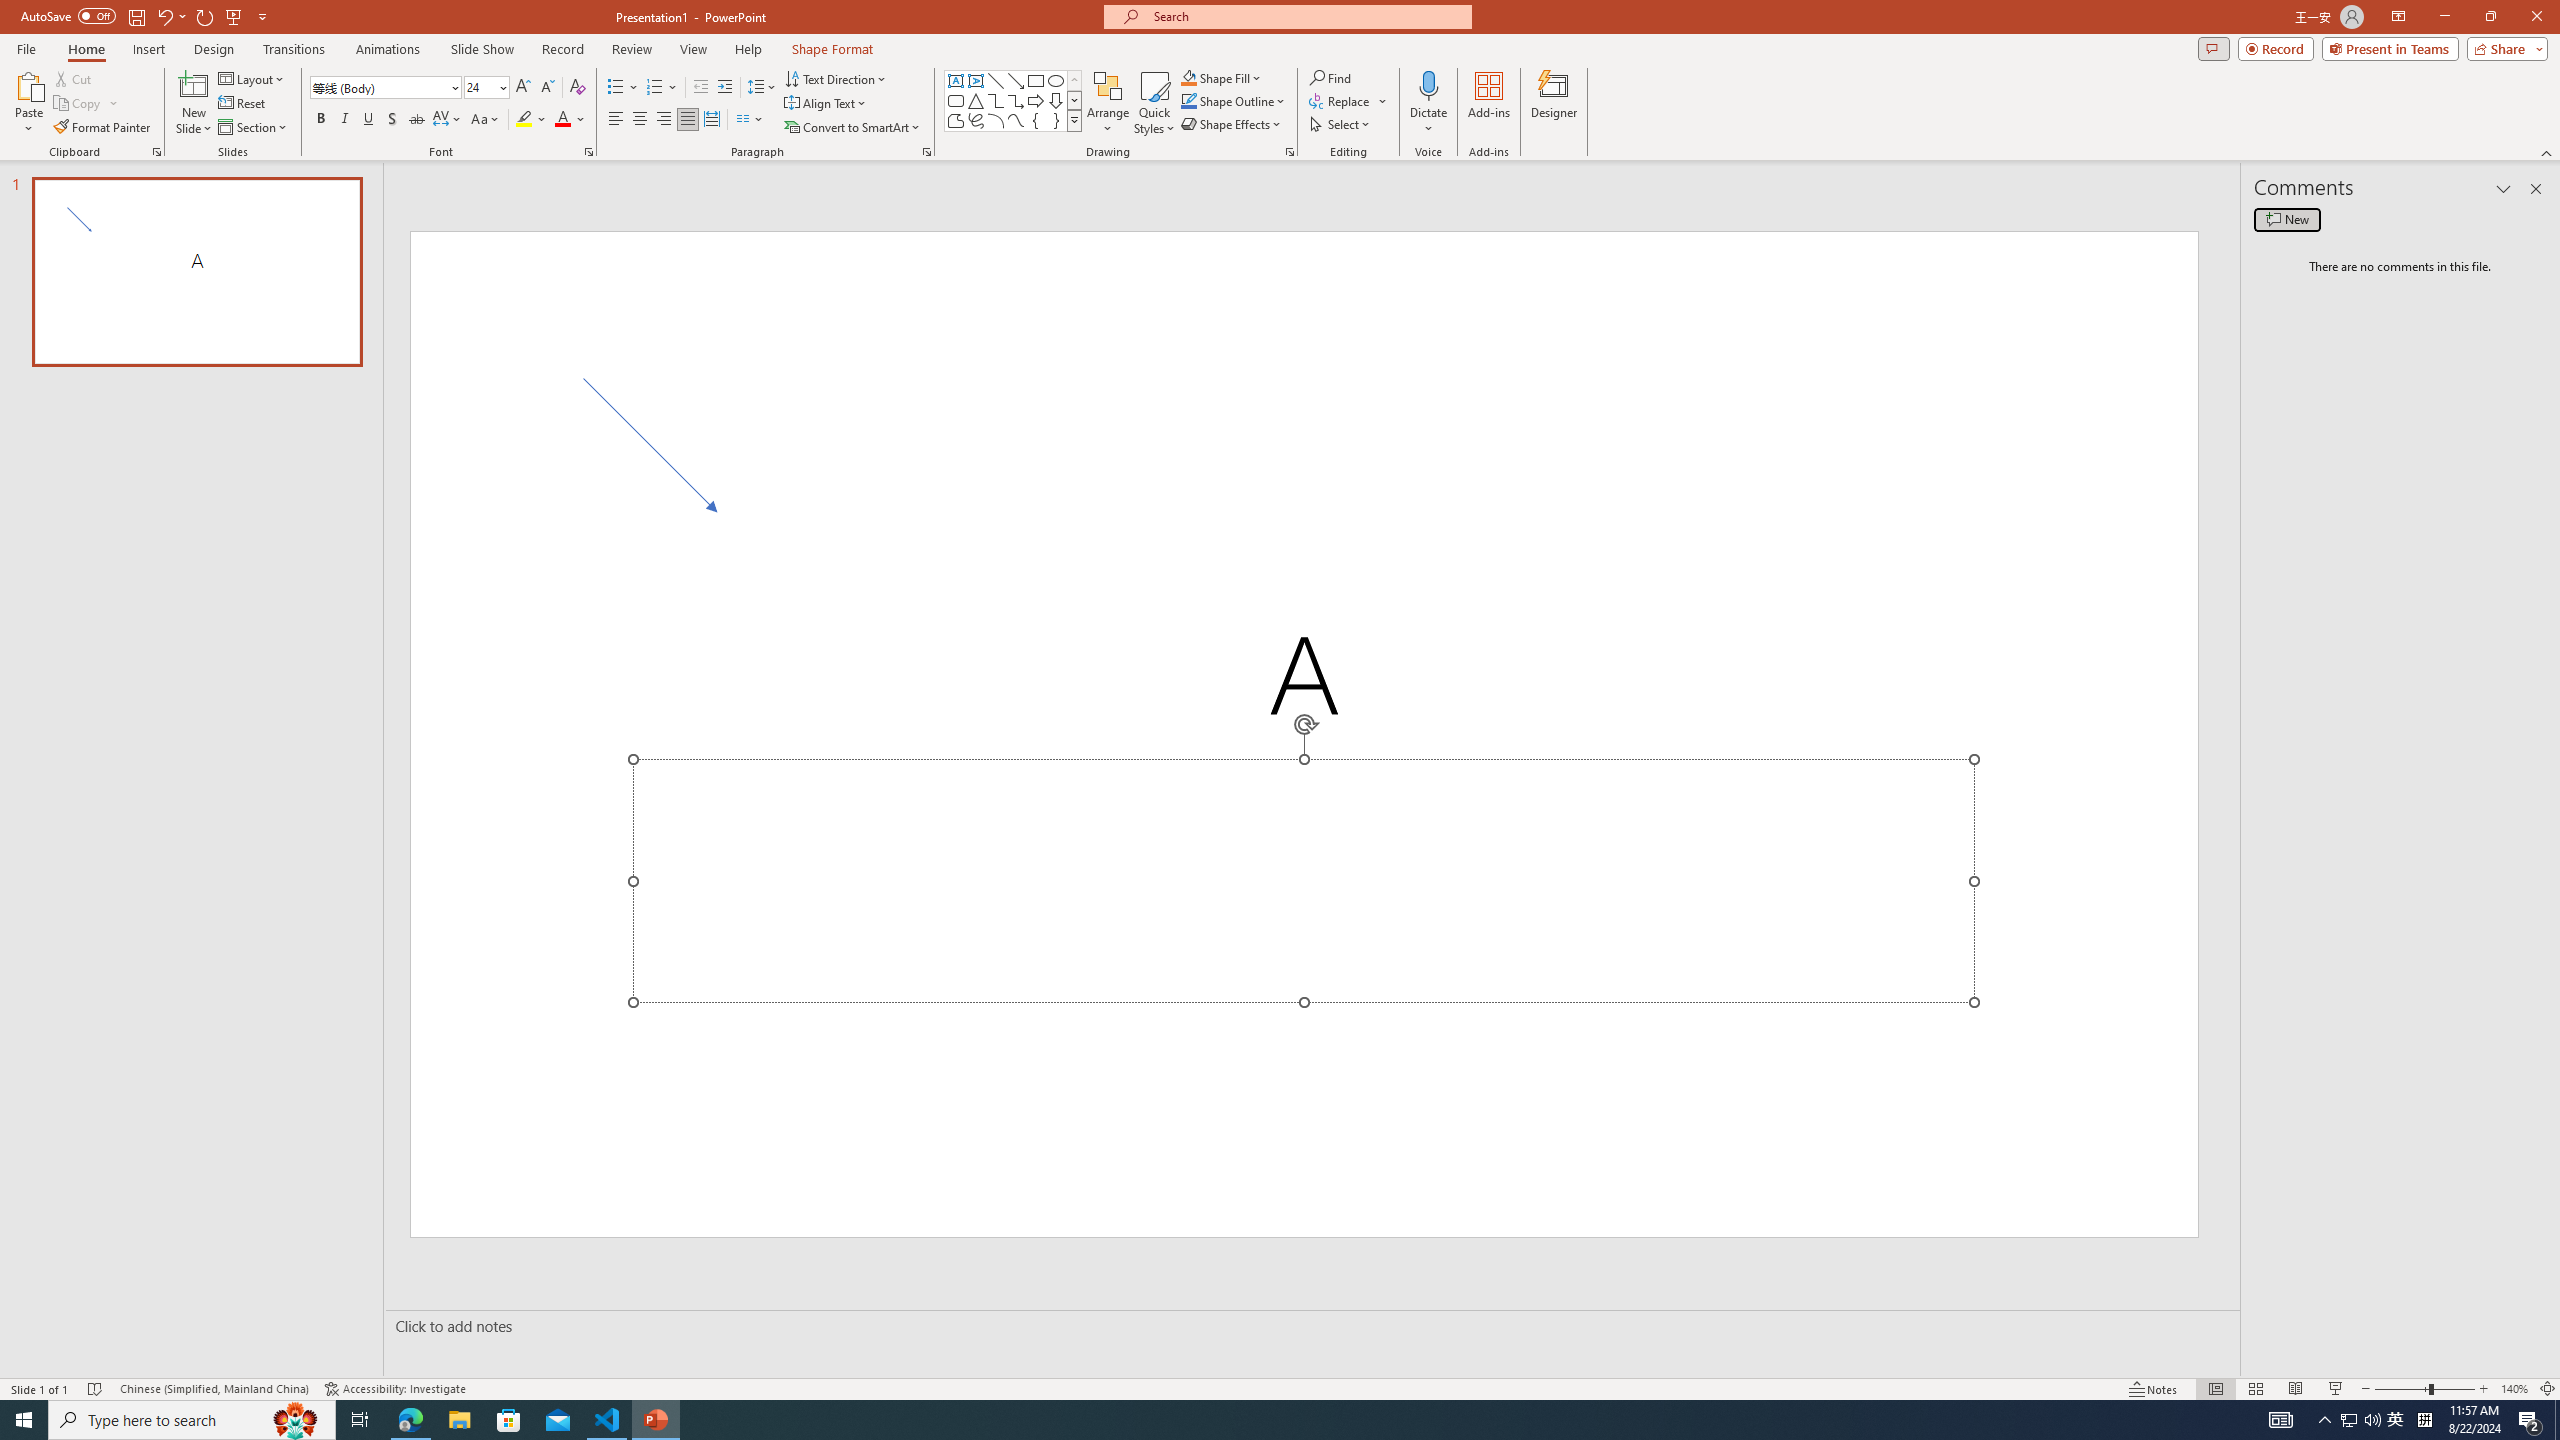  I want to click on 'New comment', so click(2286, 218).